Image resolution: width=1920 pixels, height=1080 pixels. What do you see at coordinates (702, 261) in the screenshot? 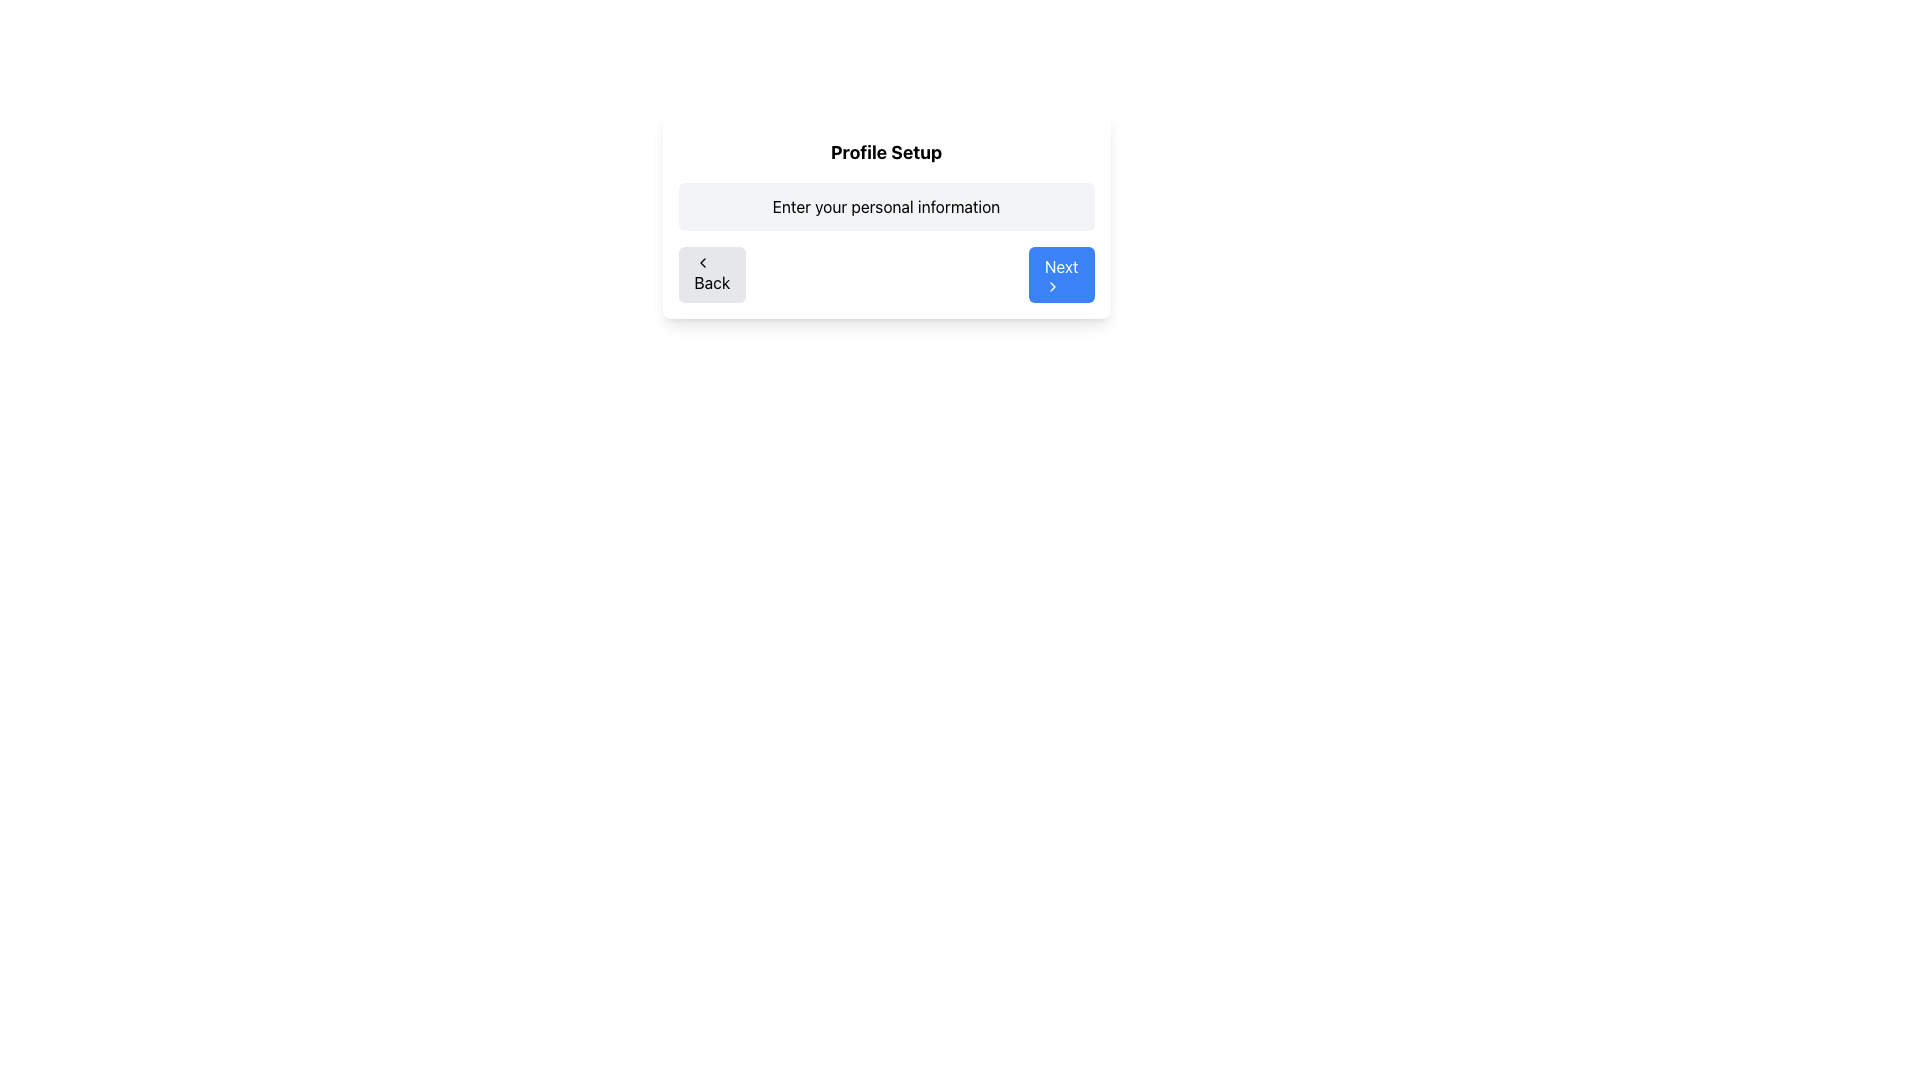
I see `the left-facing chevron icon within the gray 'Back' button` at bounding box center [702, 261].